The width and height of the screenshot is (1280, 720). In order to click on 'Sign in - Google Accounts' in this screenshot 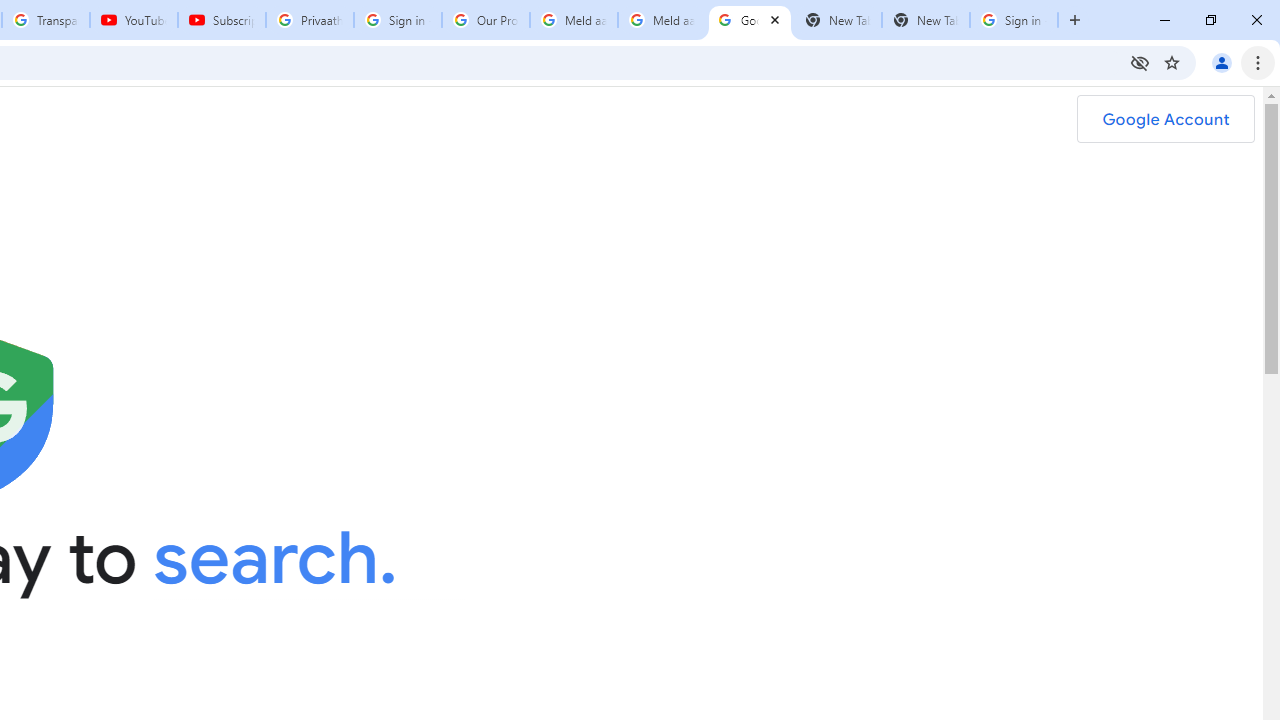, I will do `click(1014, 20)`.